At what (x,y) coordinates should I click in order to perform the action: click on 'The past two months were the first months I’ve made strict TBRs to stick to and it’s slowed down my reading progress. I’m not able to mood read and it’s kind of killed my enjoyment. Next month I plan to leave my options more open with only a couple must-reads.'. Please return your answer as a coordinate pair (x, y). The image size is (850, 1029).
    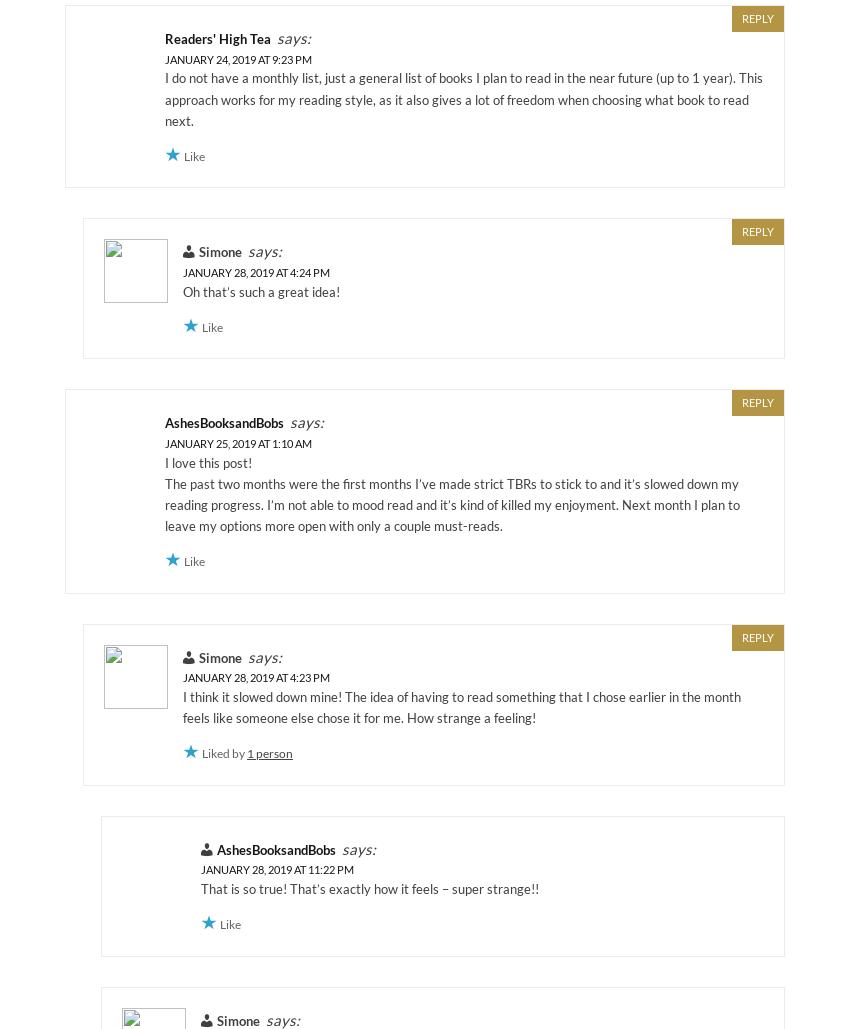
    Looking at the image, I should click on (451, 504).